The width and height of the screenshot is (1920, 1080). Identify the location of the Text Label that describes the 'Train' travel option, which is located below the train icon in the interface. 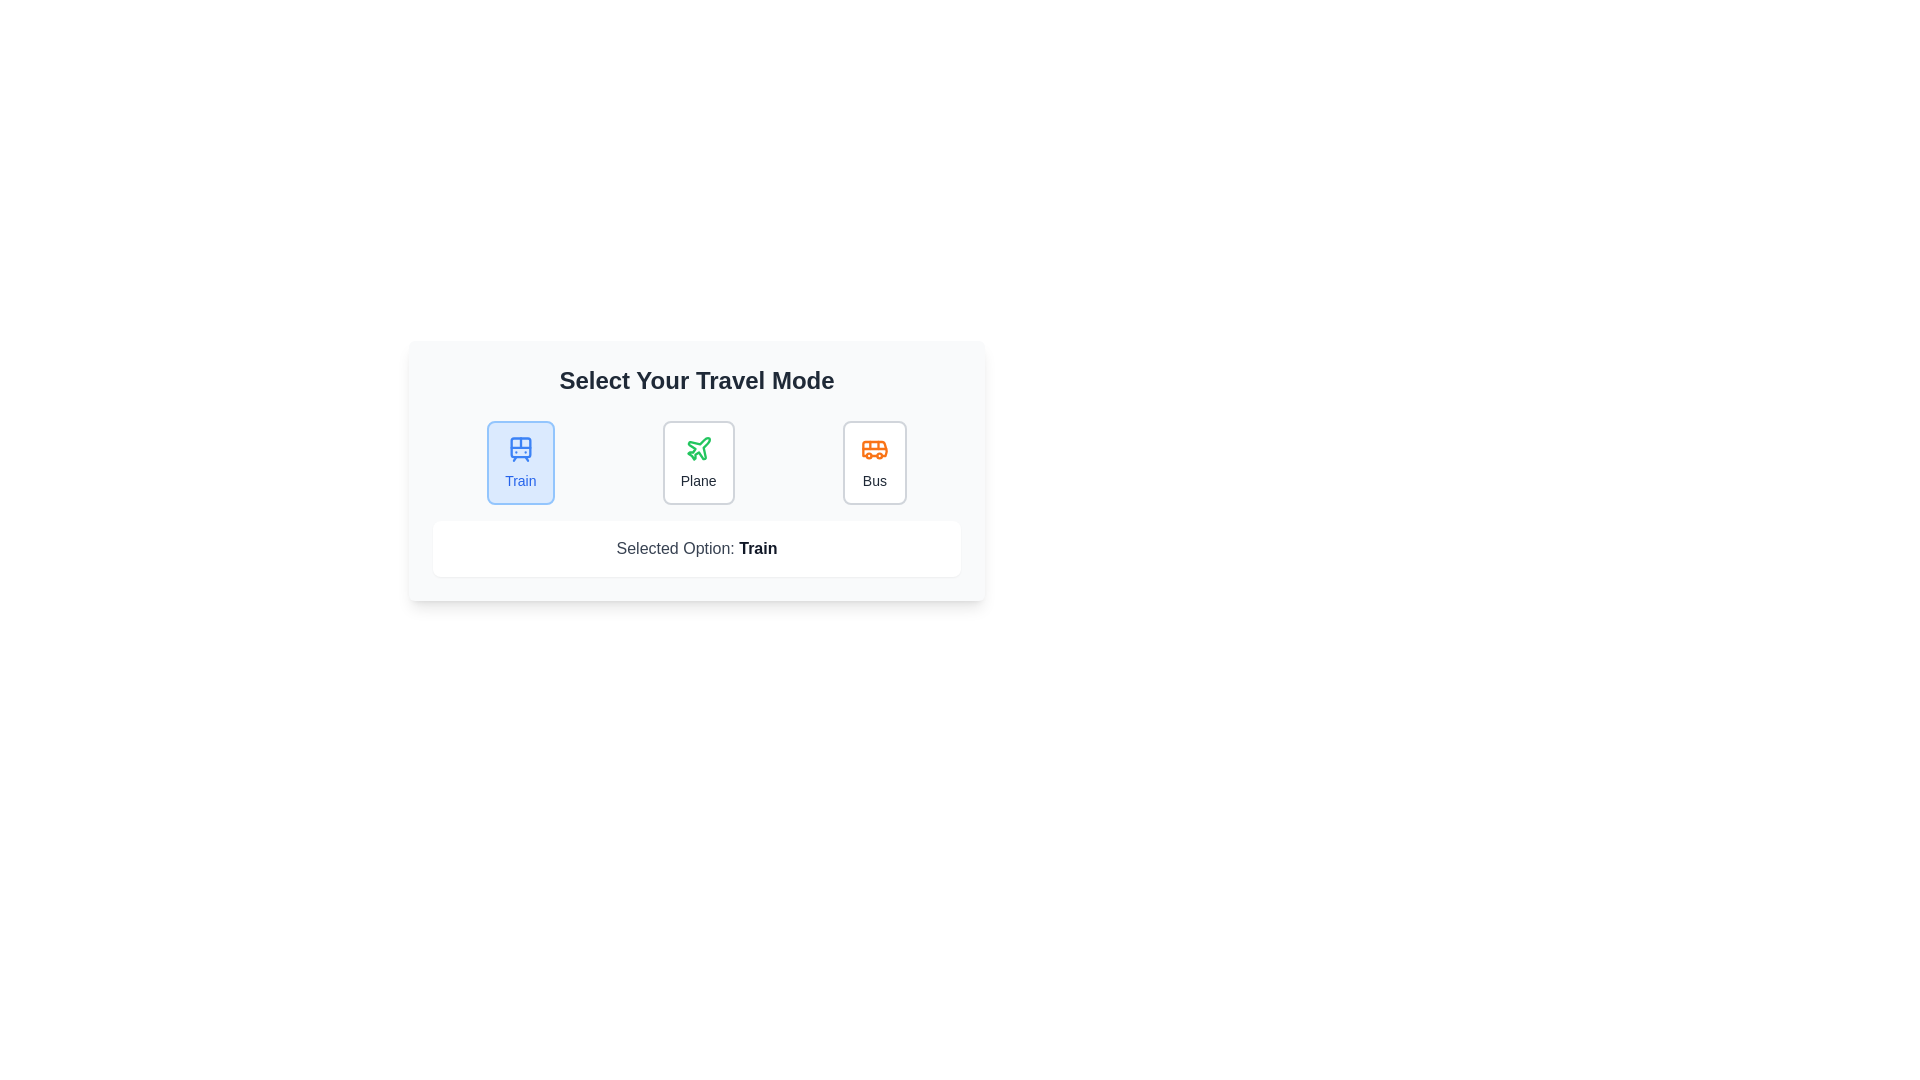
(520, 481).